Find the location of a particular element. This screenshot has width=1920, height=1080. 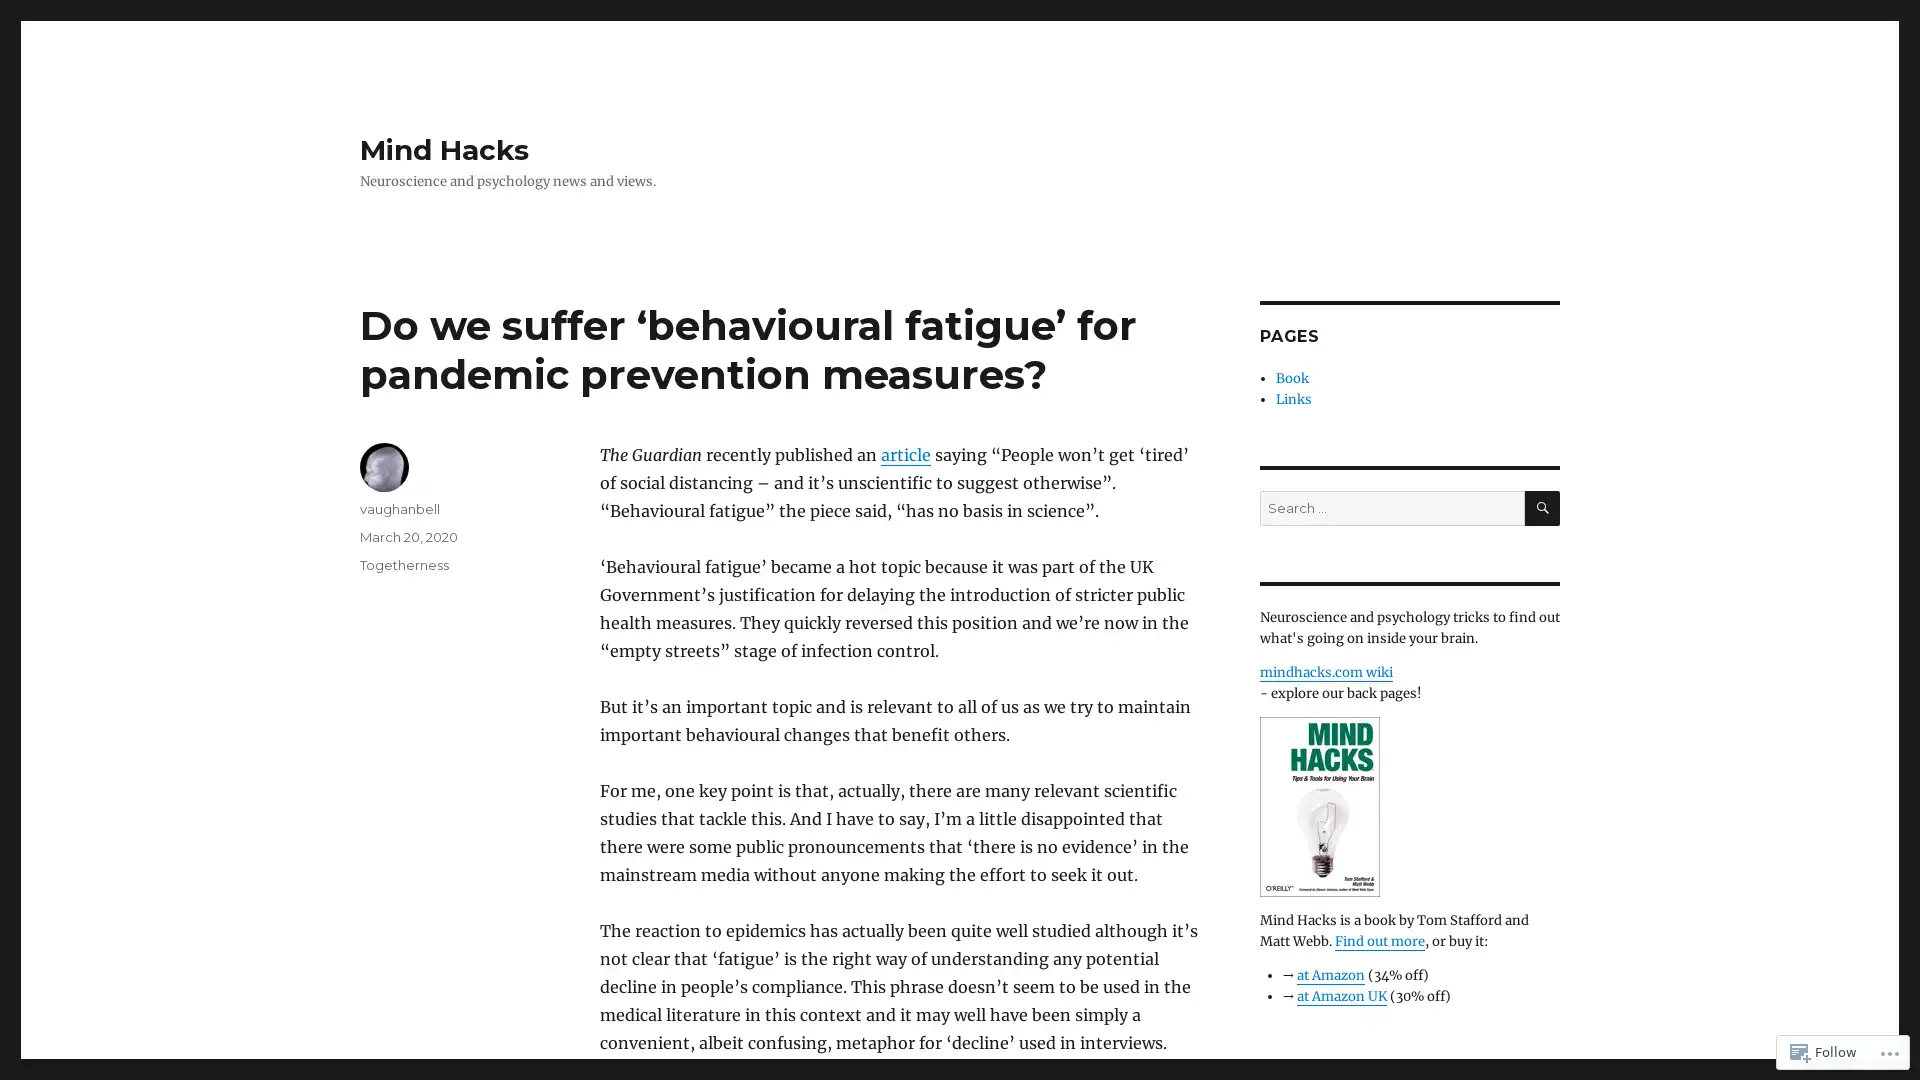

SEARCH is located at coordinates (1541, 507).